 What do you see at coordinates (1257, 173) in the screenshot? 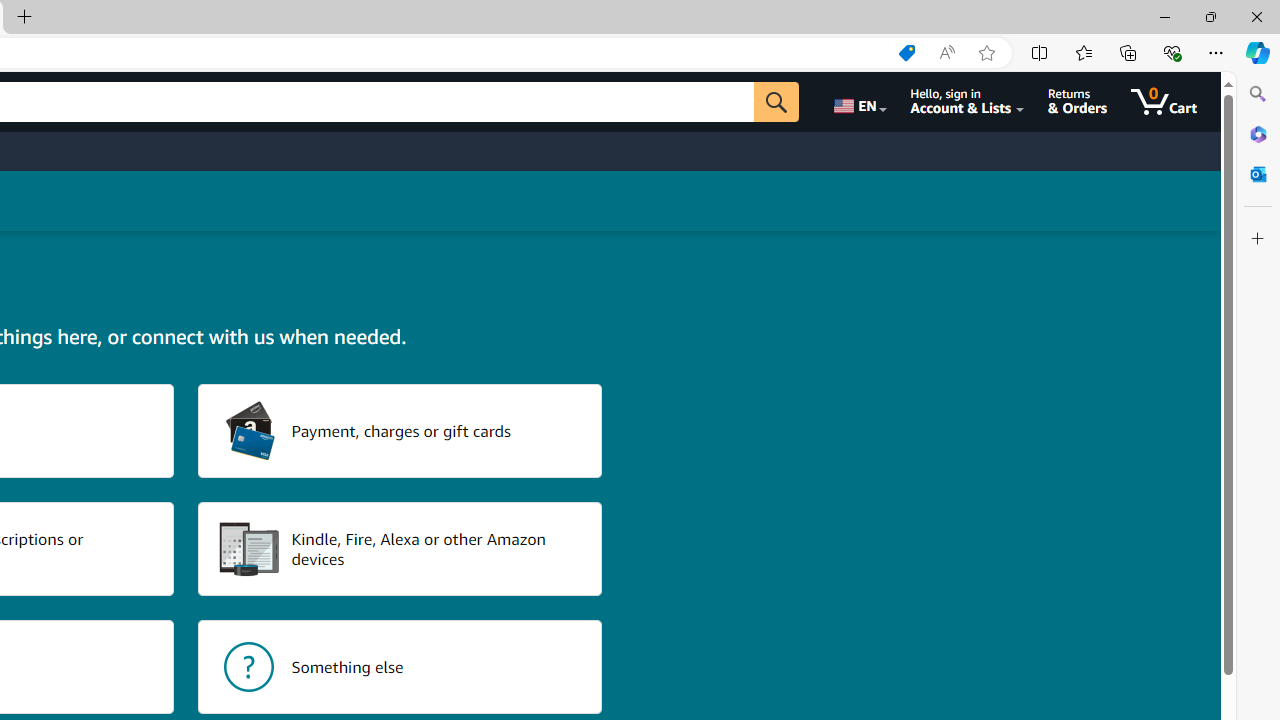
I see `'Close Outlook pane'` at bounding box center [1257, 173].